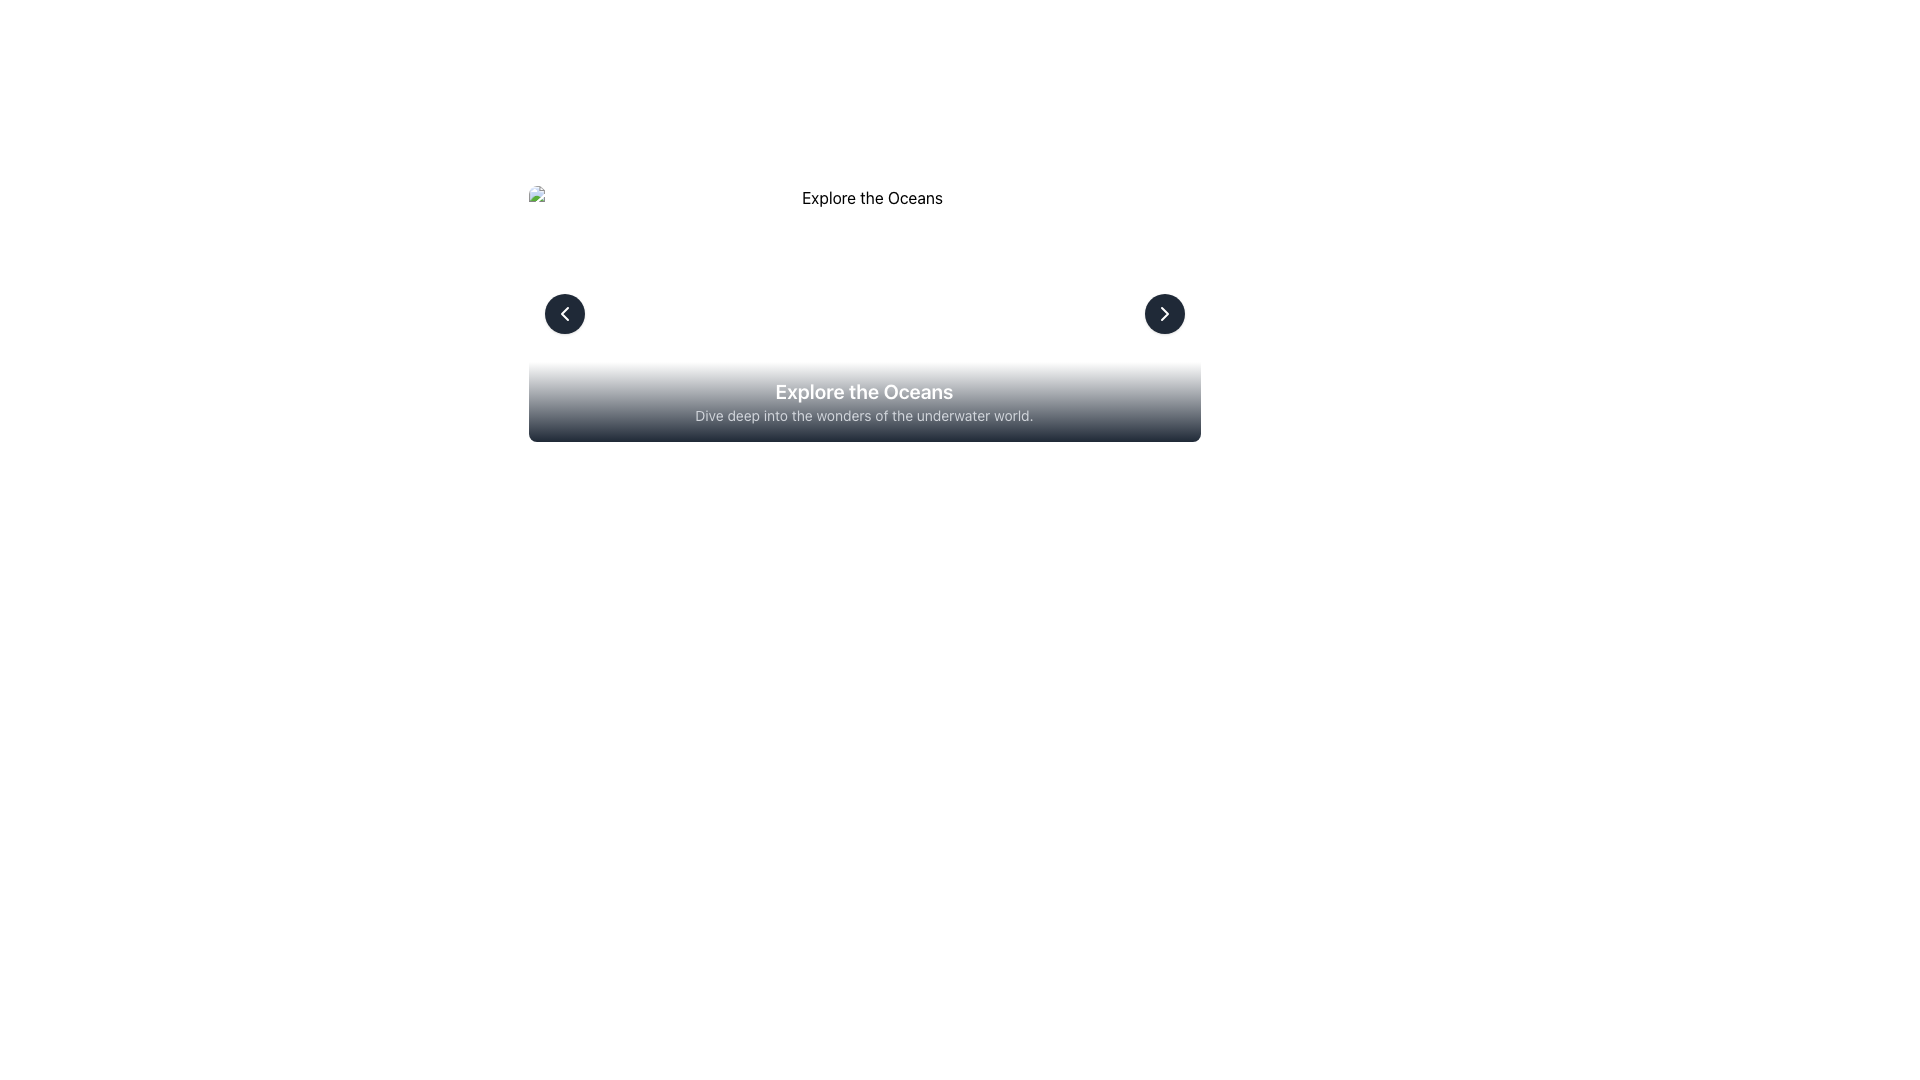 Image resolution: width=1920 pixels, height=1080 pixels. I want to click on the left-facing chevron arrow icon within the circular button, so click(563, 313).